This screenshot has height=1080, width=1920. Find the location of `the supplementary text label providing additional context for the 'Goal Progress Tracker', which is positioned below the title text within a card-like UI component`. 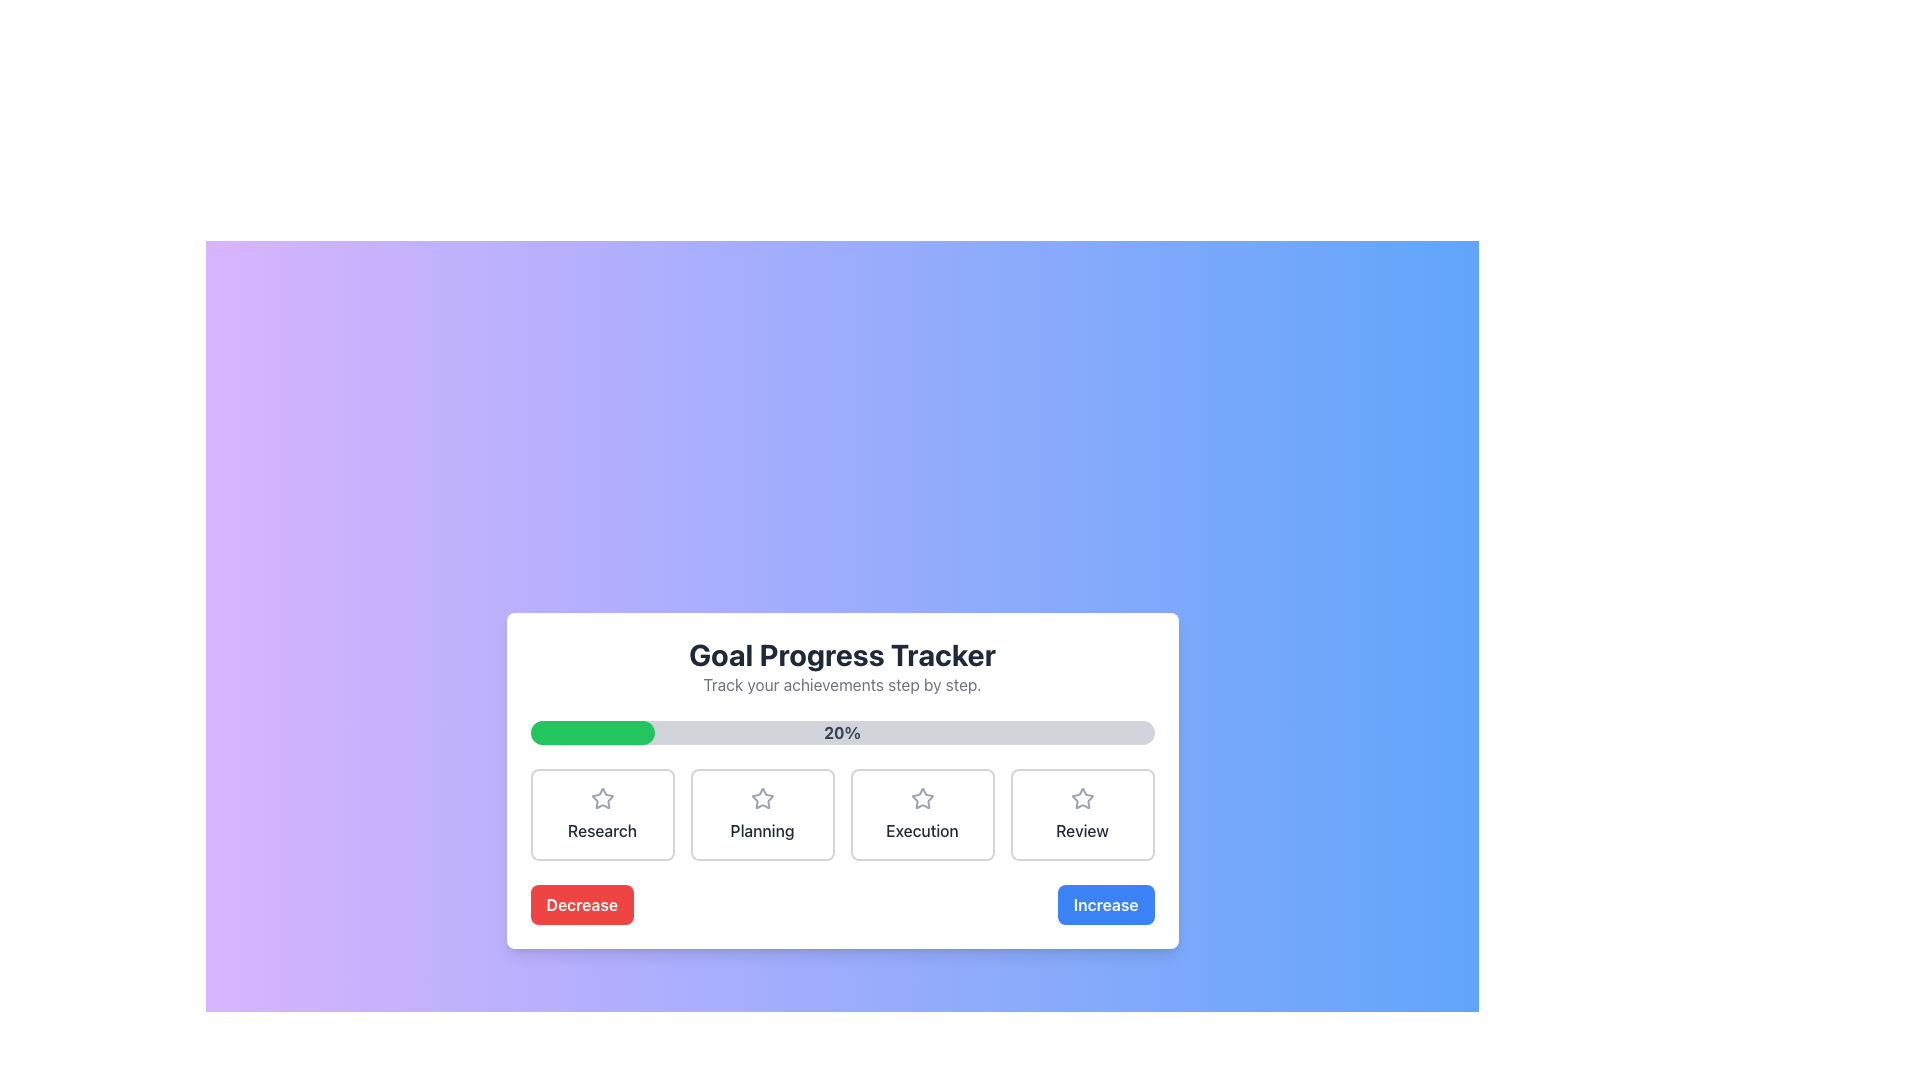

the supplementary text label providing additional context for the 'Goal Progress Tracker', which is positioned below the title text within a card-like UI component is located at coordinates (842, 684).